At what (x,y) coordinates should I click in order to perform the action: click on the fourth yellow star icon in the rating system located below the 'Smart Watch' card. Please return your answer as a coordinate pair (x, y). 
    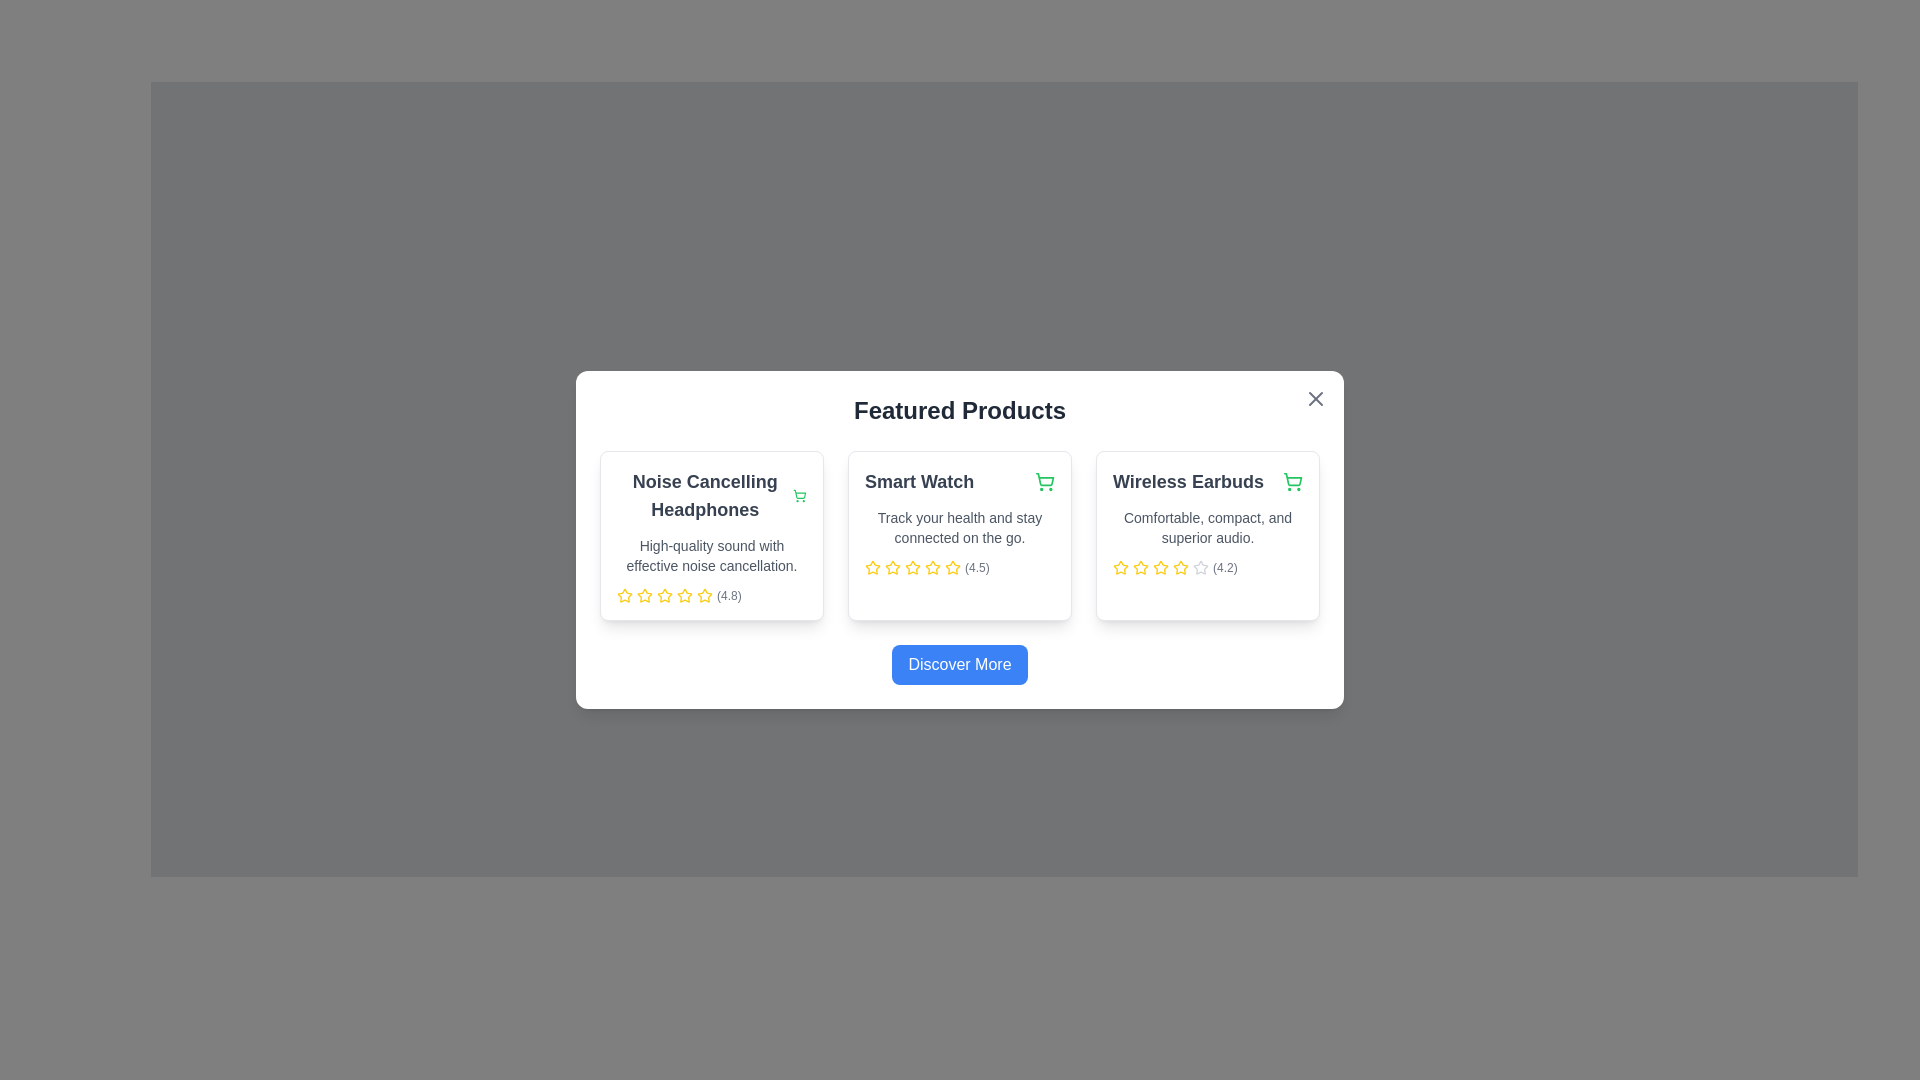
    Looking at the image, I should click on (911, 567).